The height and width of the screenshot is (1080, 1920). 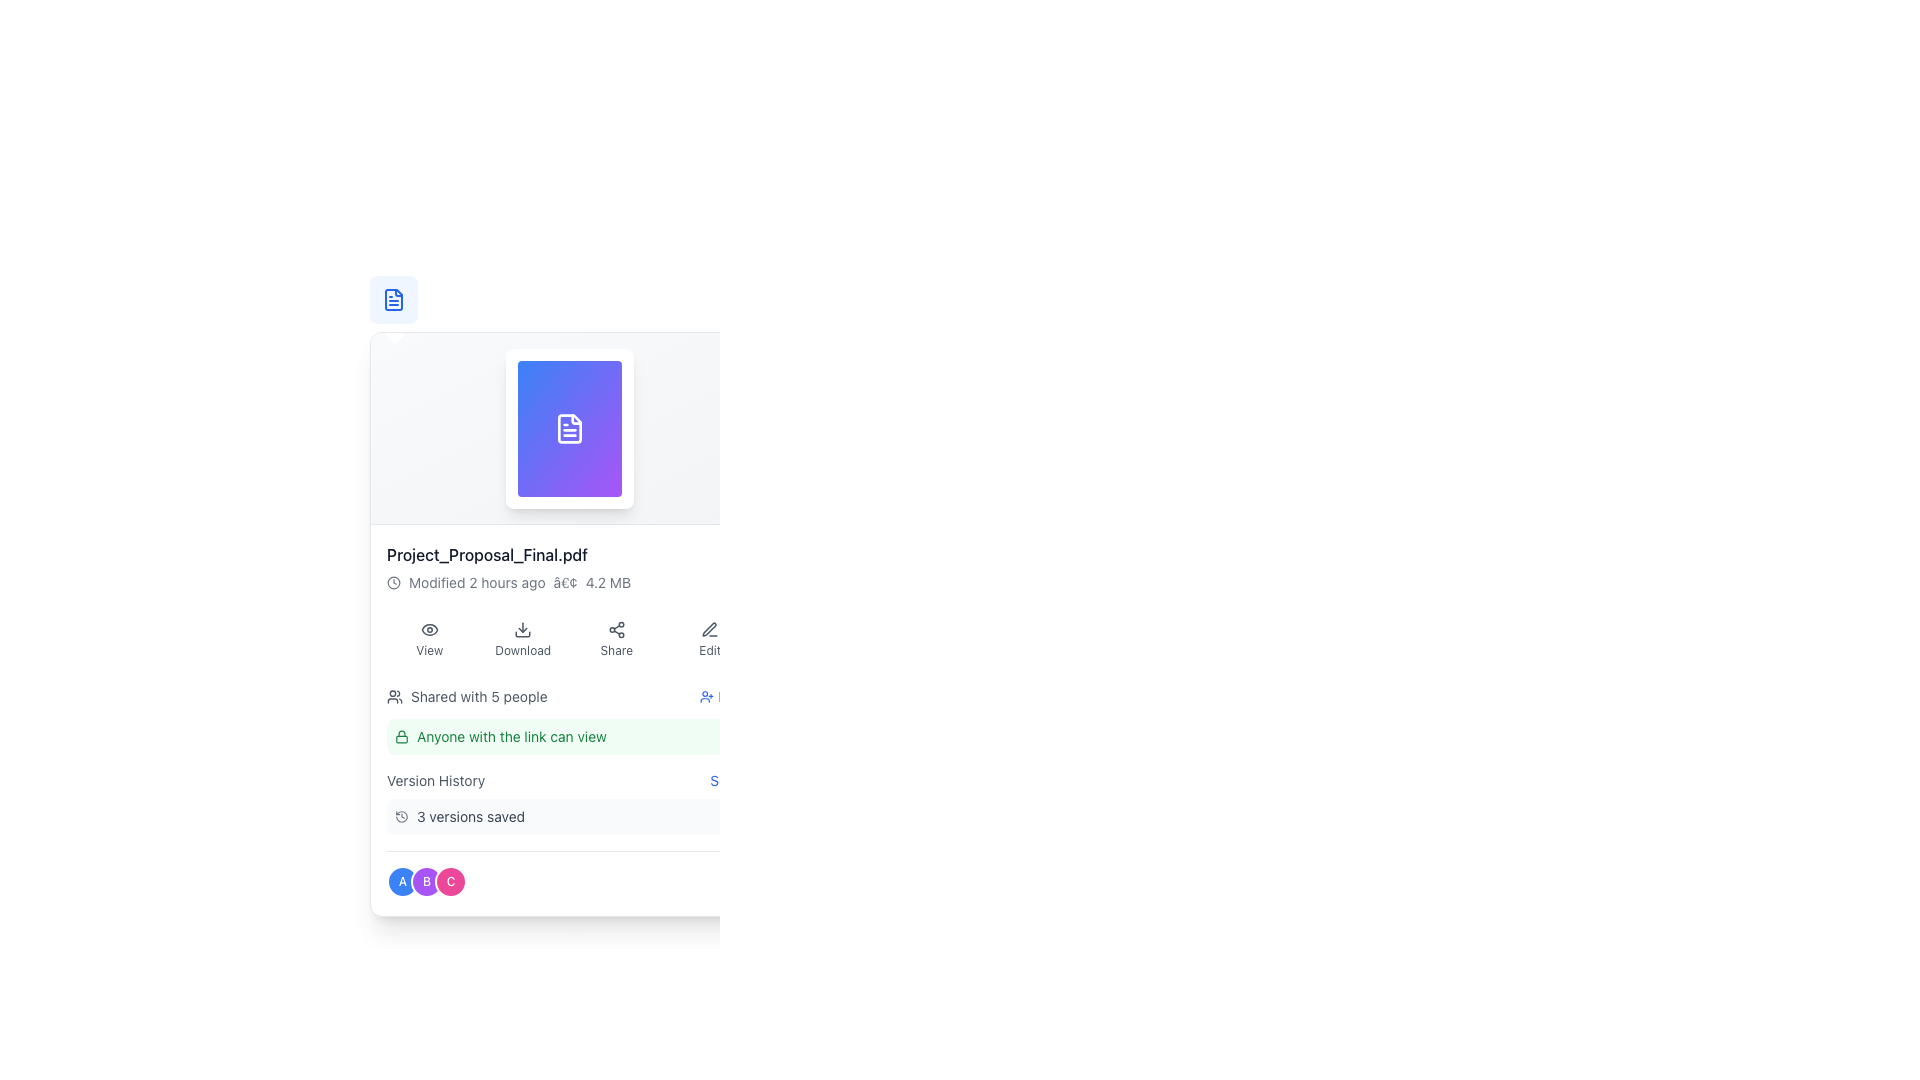 I want to click on the third circular badge labeled 'C', so click(x=450, y=881).